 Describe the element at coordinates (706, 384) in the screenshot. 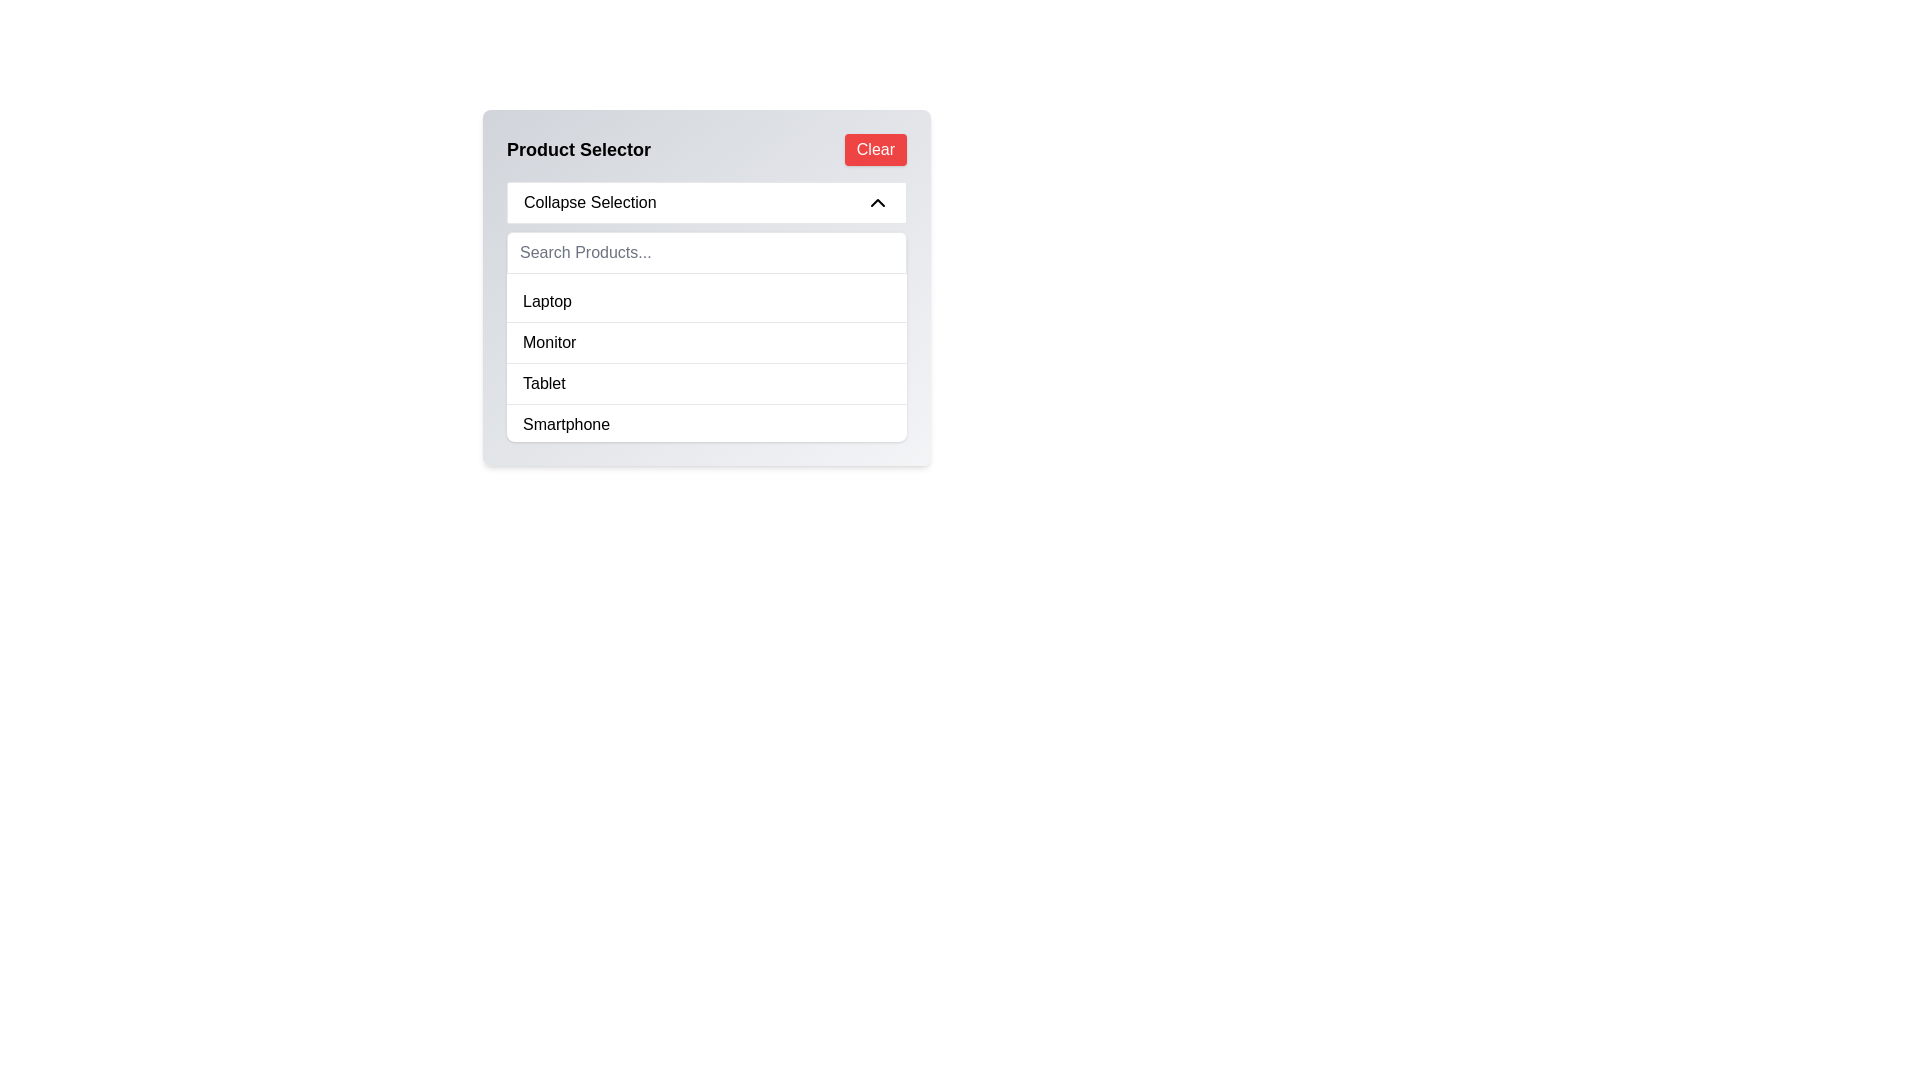

I see `the third list item in the 'Product Selector' dropdown, which represents the 'Tablet' option` at that location.